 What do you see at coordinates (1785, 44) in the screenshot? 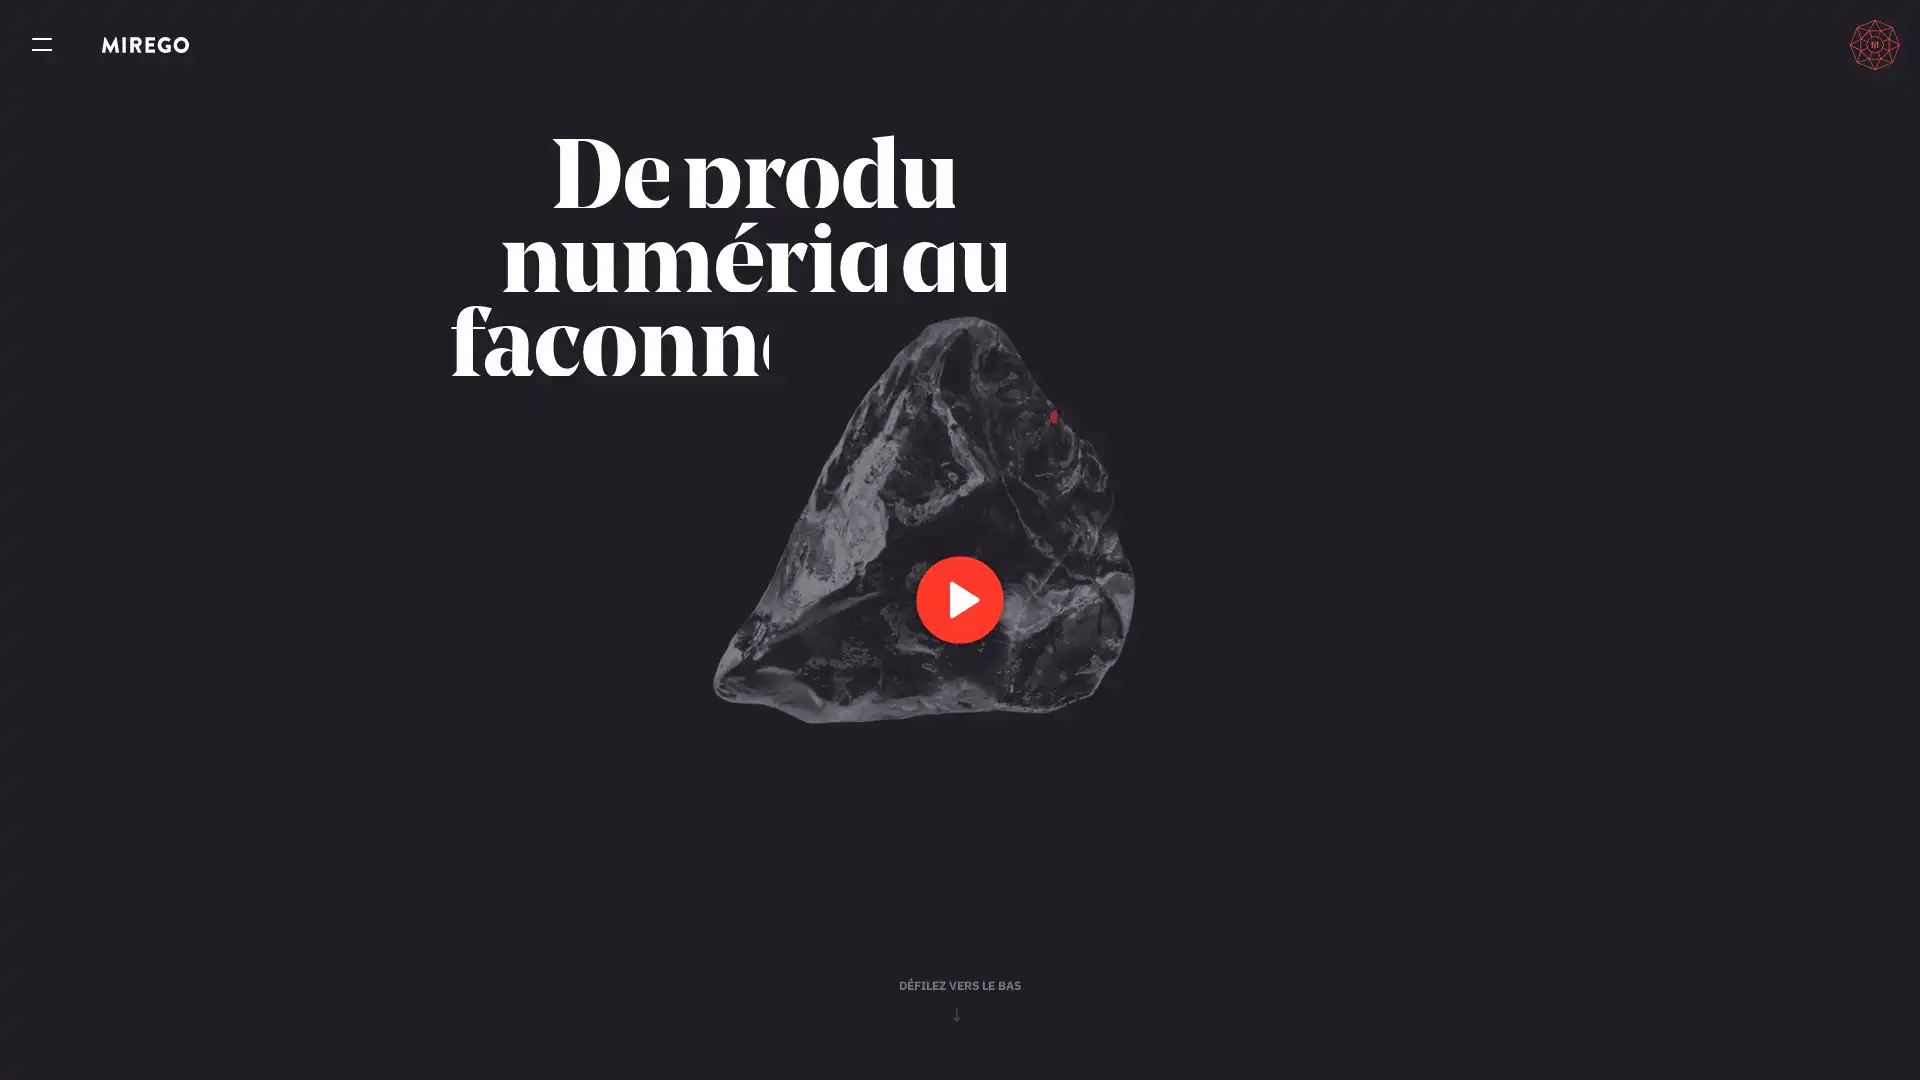
I see `Switch to English version` at bounding box center [1785, 44].